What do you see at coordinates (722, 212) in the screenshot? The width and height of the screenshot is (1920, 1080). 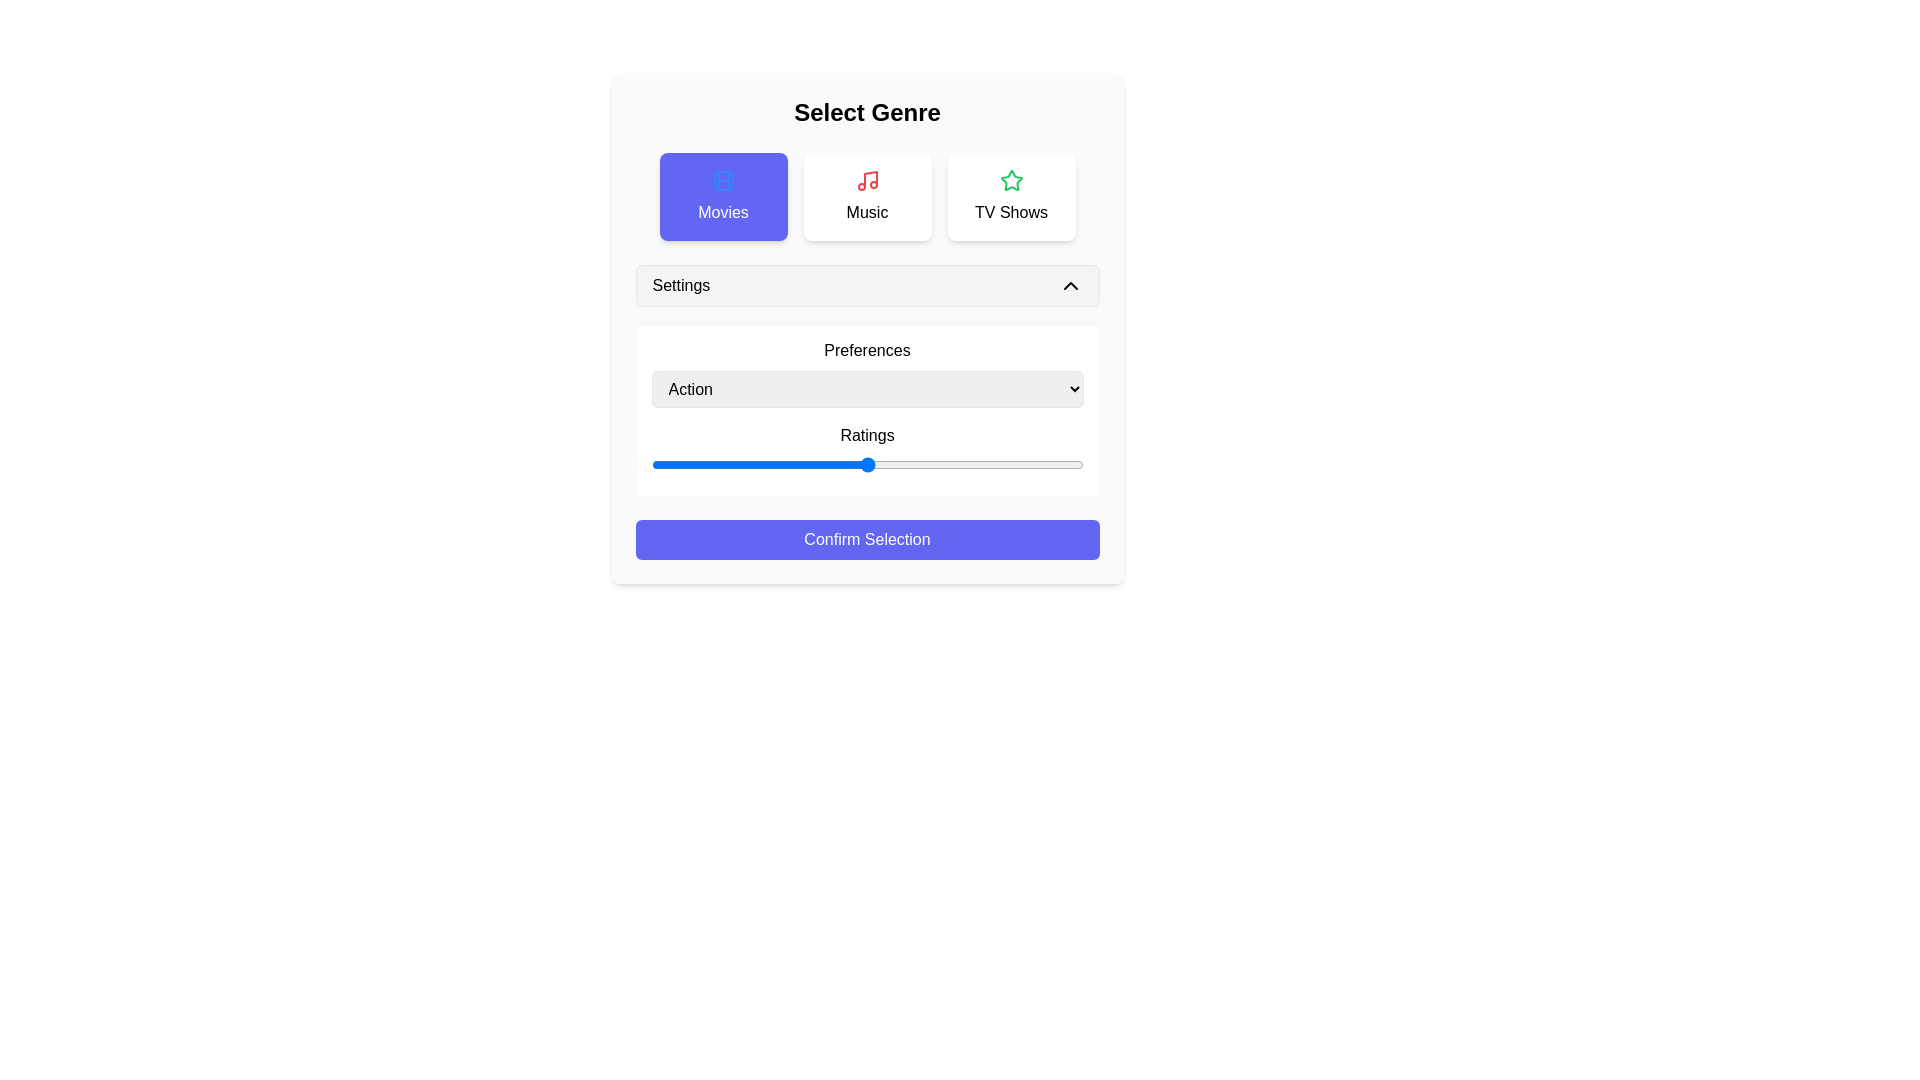 I see `the 'Movies' text label located at the bottom middle of the first interactive card in the genre selection row` at bounding box center [722, 212].